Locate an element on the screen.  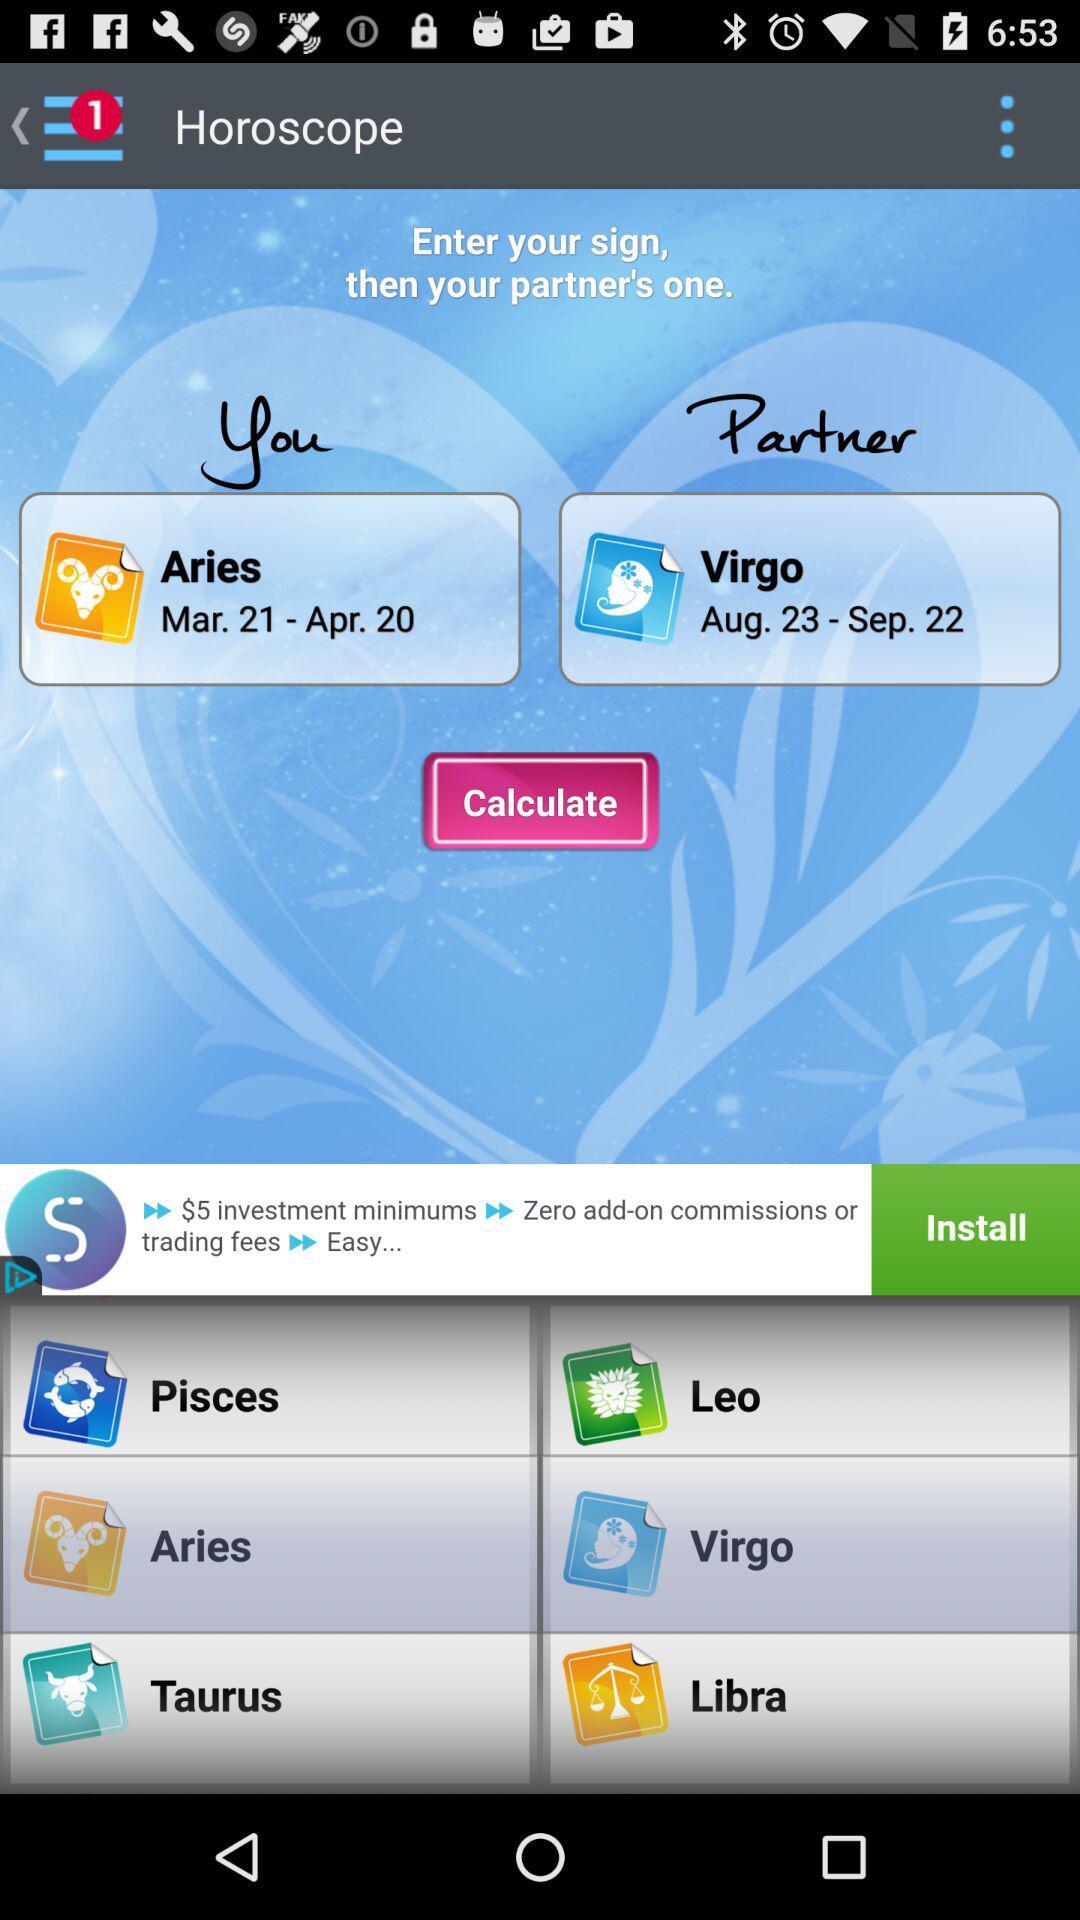
it is adverdisement is located at coordinates (540, 1228).